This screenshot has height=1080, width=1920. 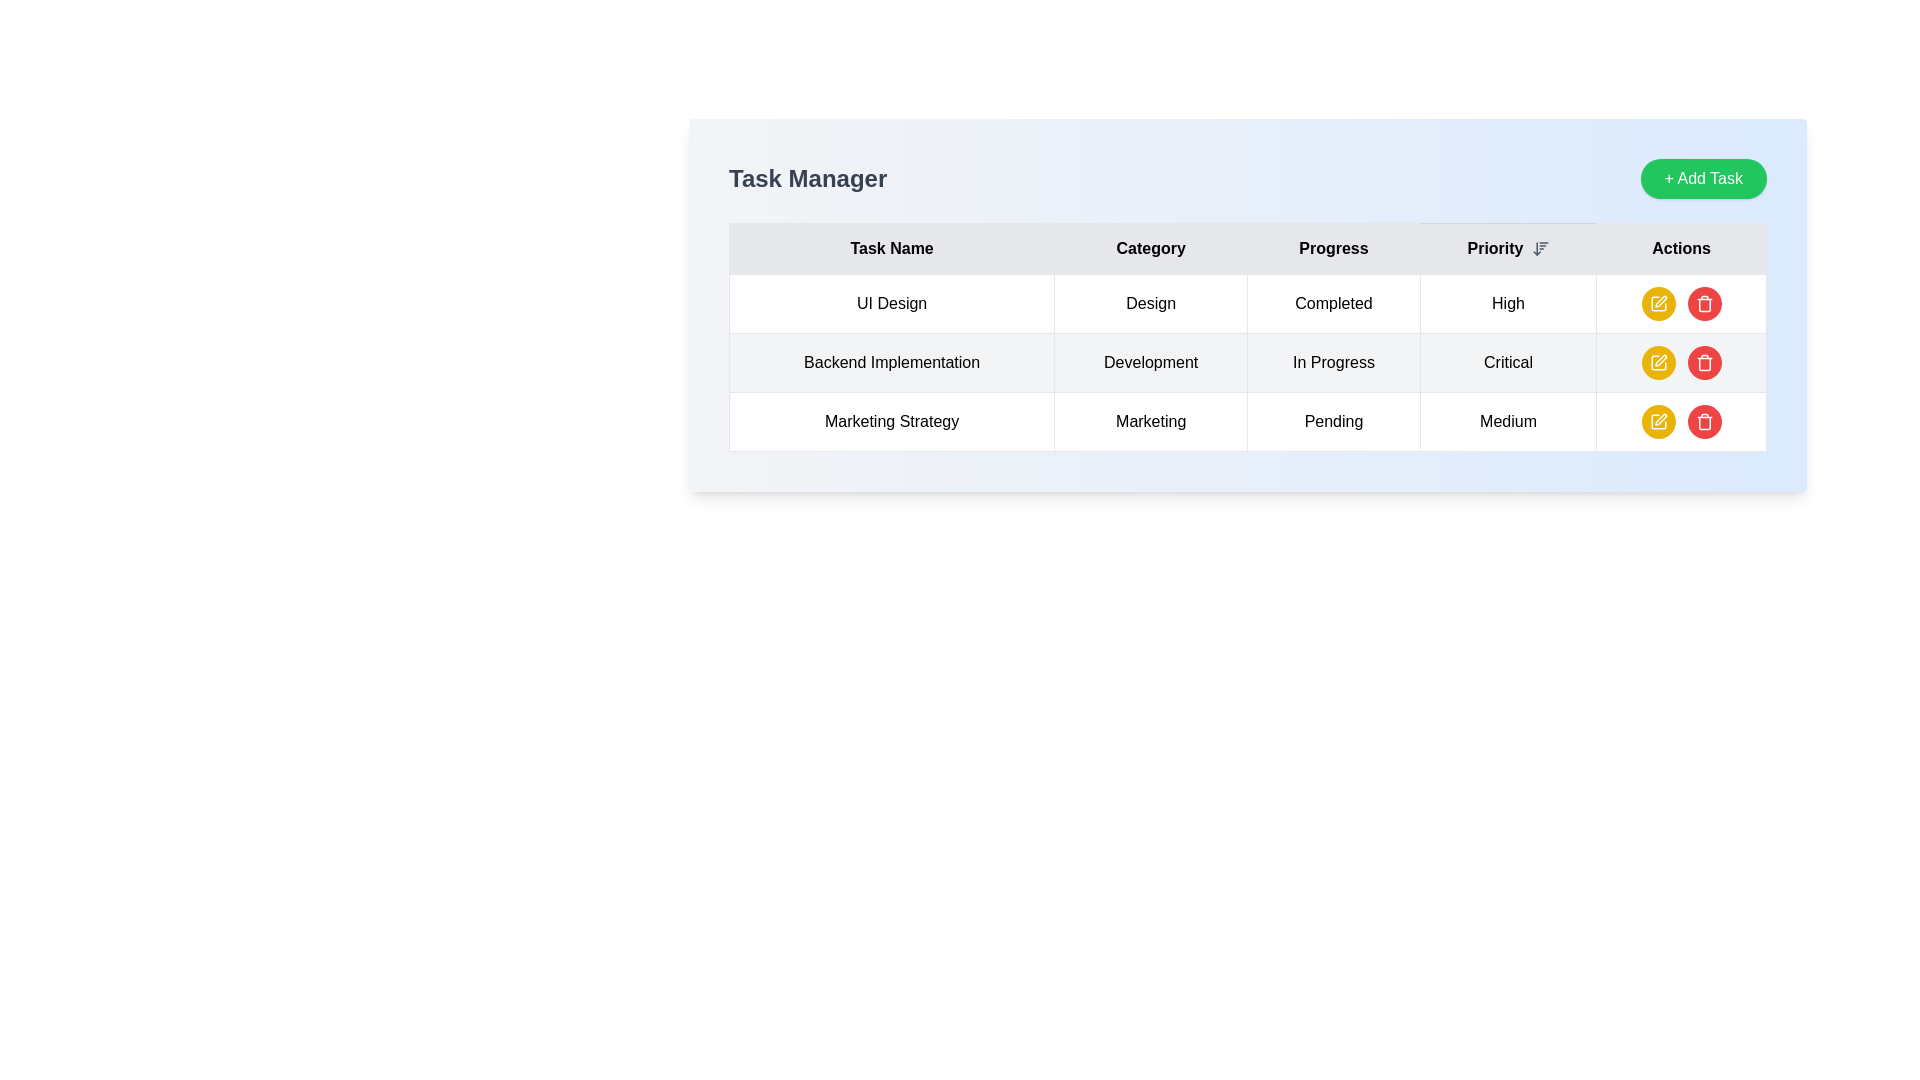 I want to click on the deletion button icon in the 'Actions' column of the 'Task Manager' table associated with the 'Backend Implementation' task, so click(x=1703, y=362).